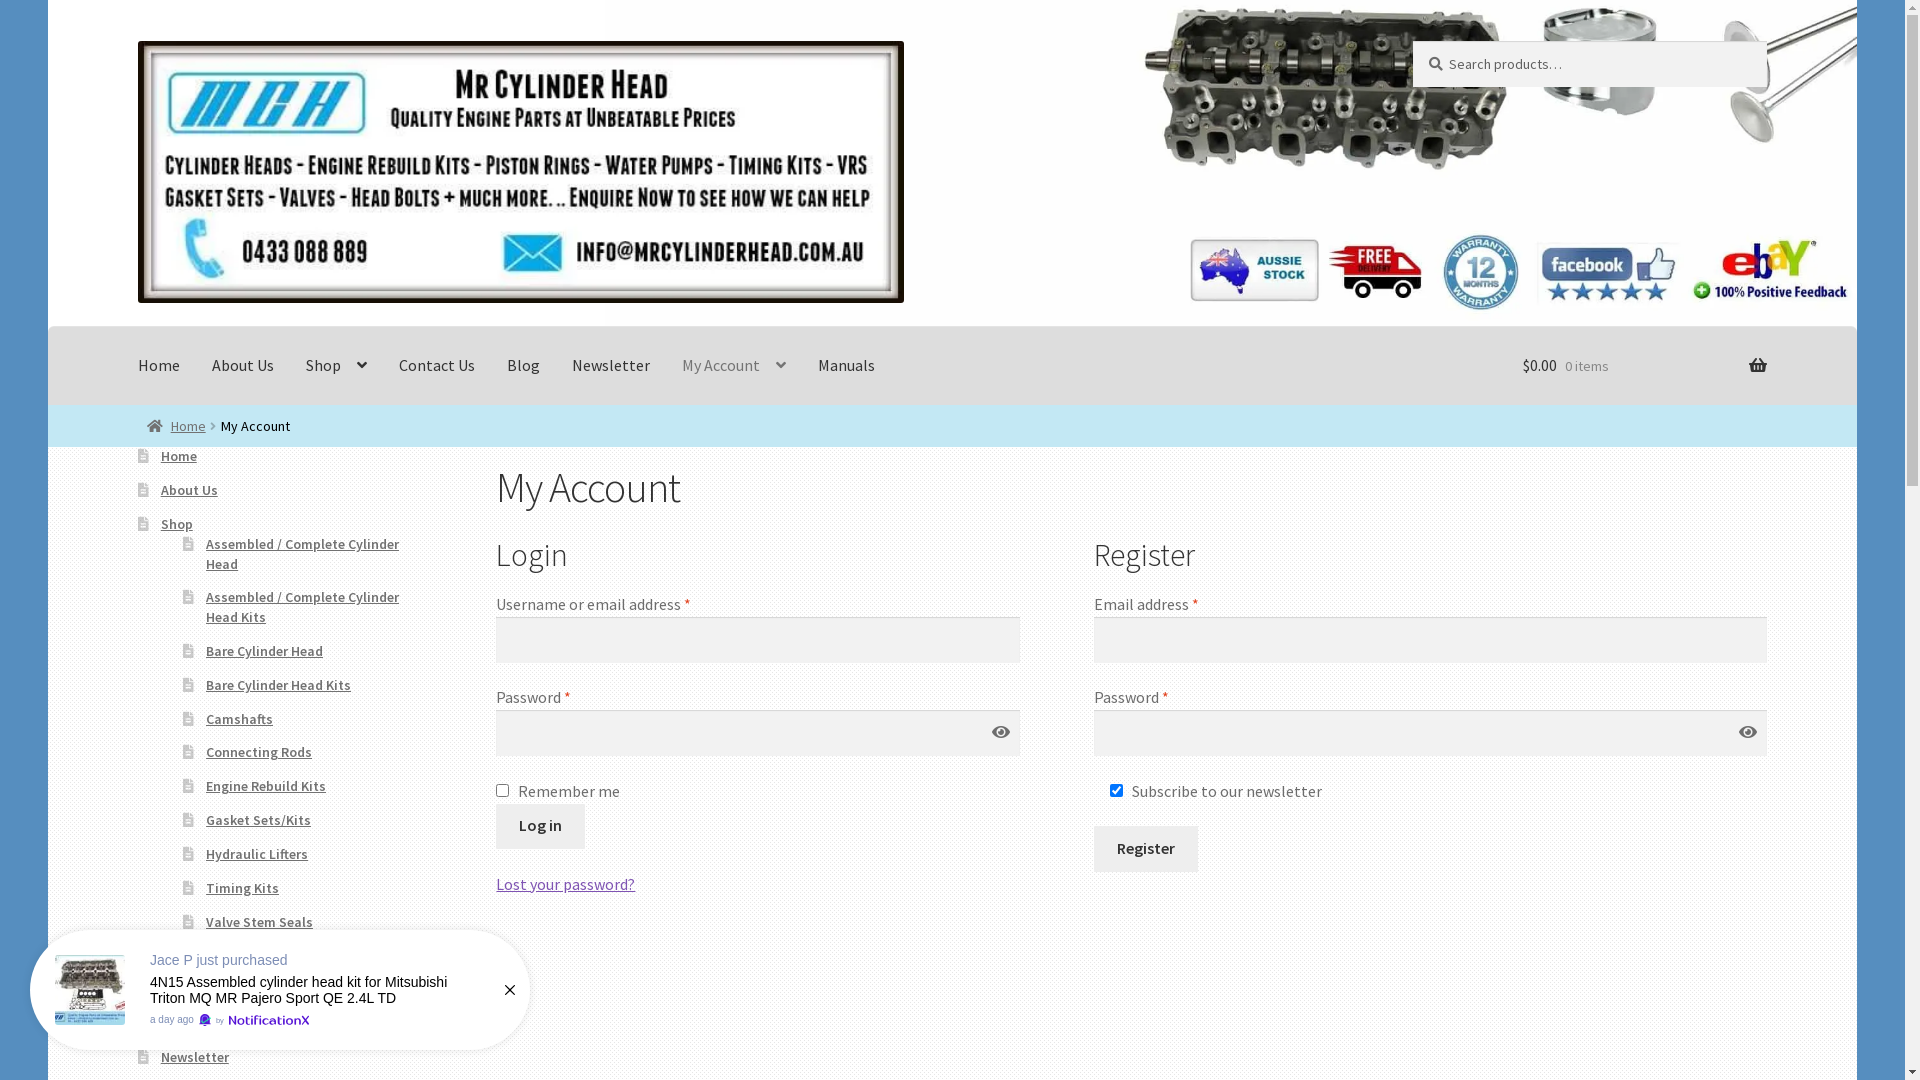 The width and height of the screenshot is (1920, 1080). What do you see at coordinates (539, 826) in the screenshot?
I see `'Log in'` at bounding box center [539, 826].